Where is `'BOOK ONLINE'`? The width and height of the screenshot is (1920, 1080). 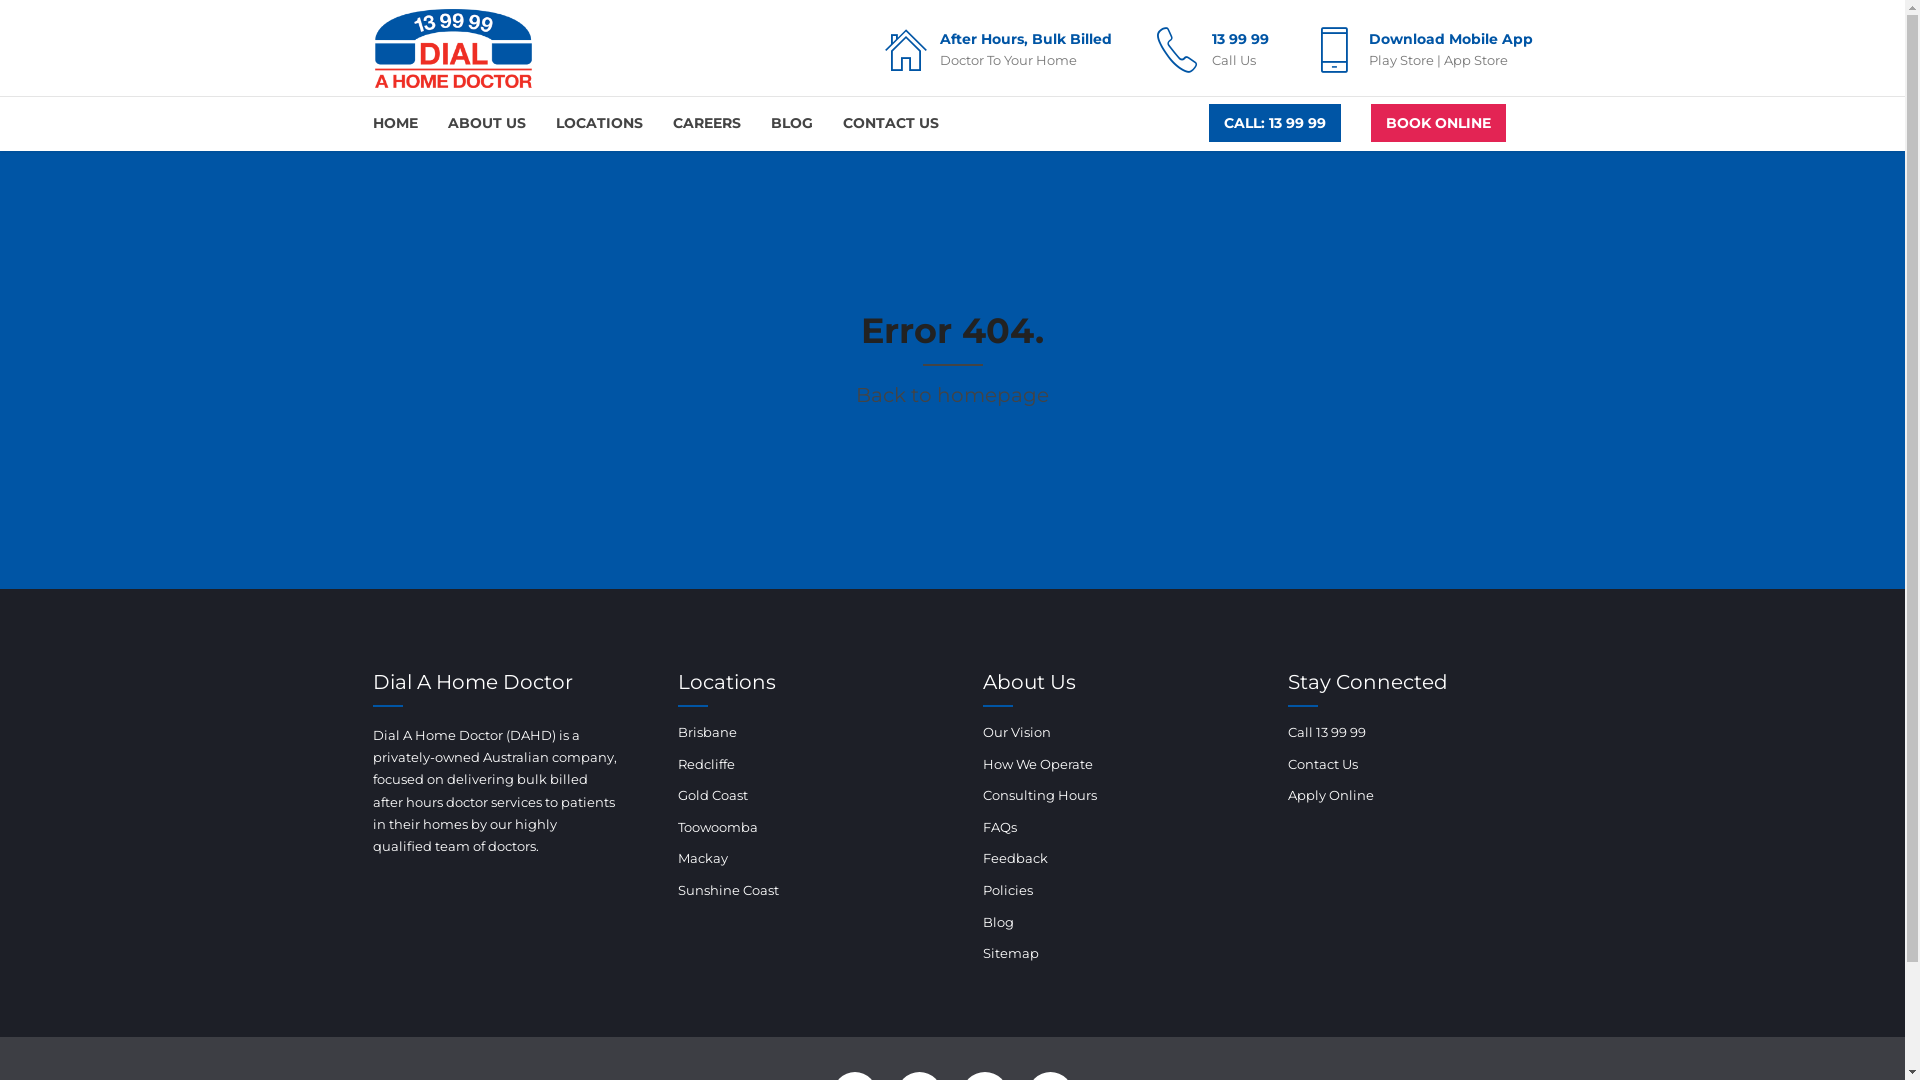 'BOOK ONLINE' is located at coordinates (1436, 123).